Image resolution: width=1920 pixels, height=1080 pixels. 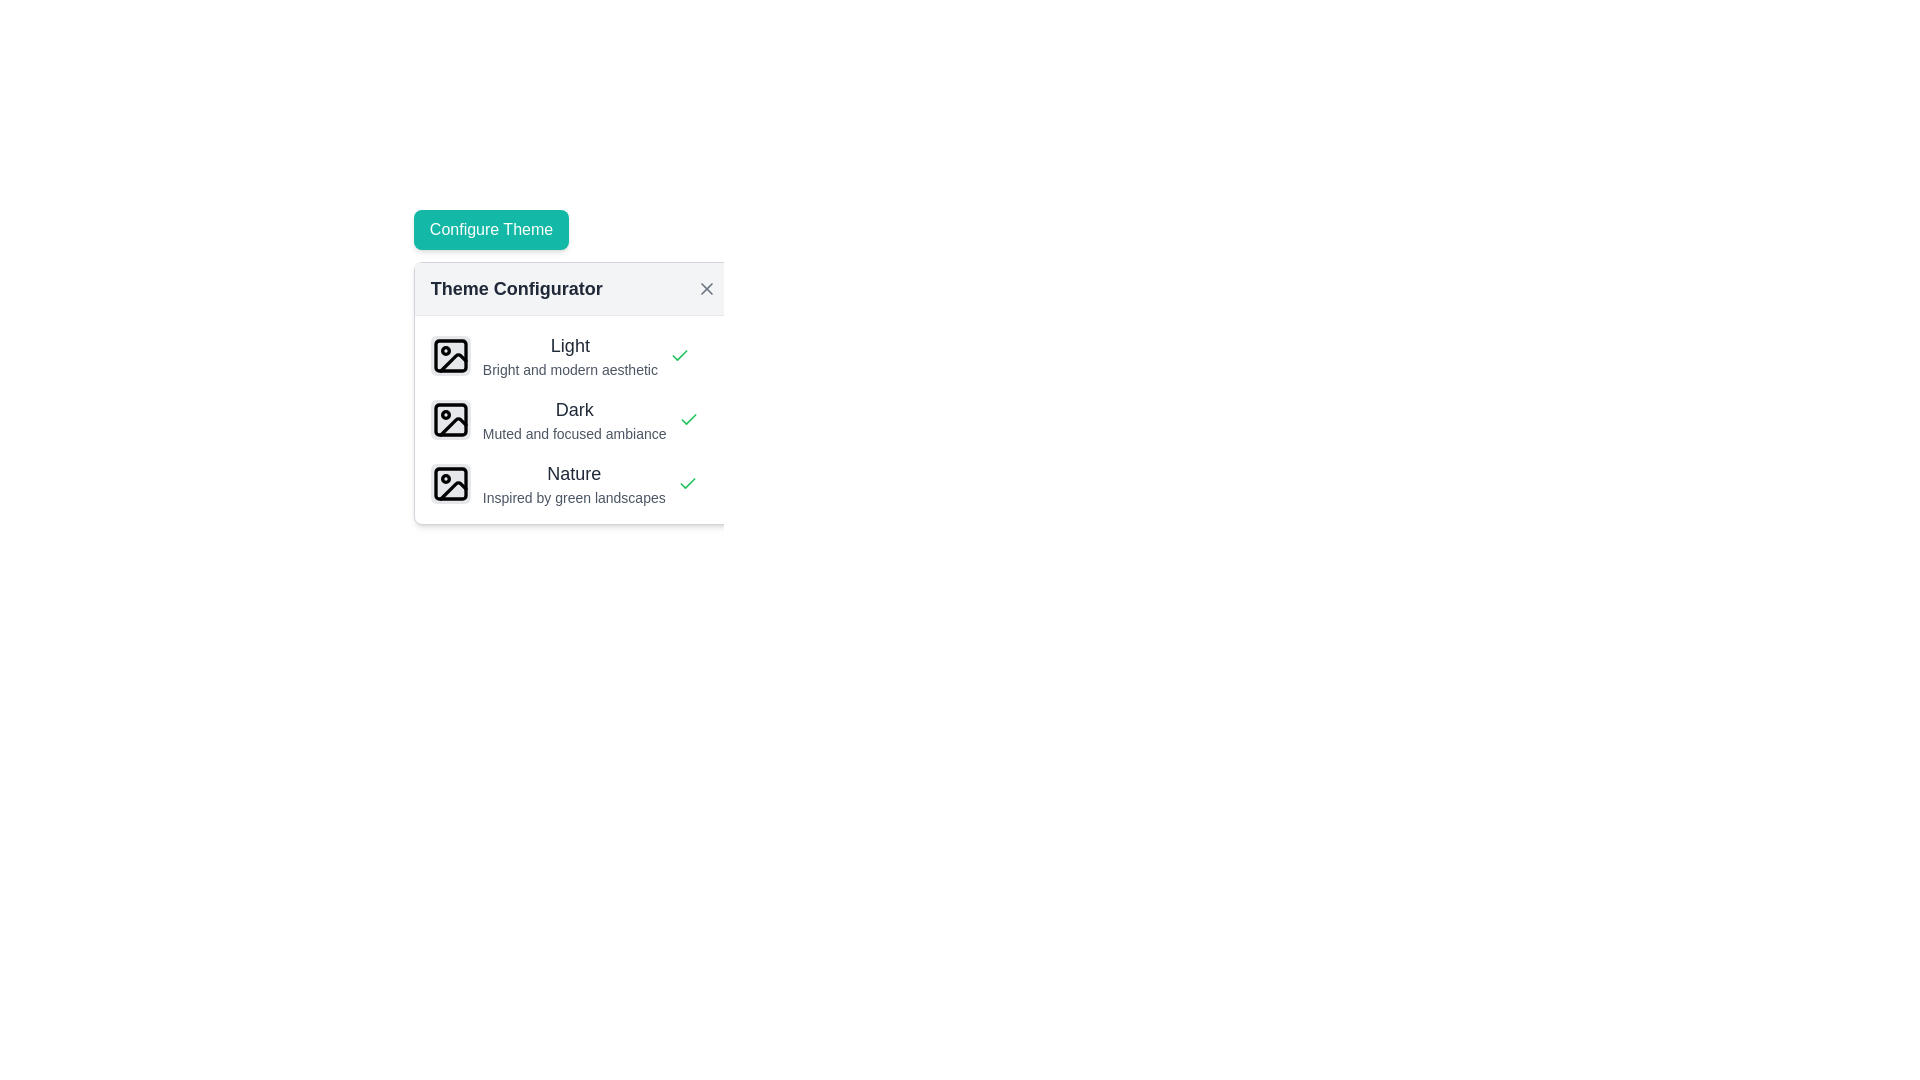 What do you see at coordinates (572, 354) in the screenshot?
I see `the first selectable list item titled 'Light' in the Theme Configurator panel` at bounding box center [572, 354].